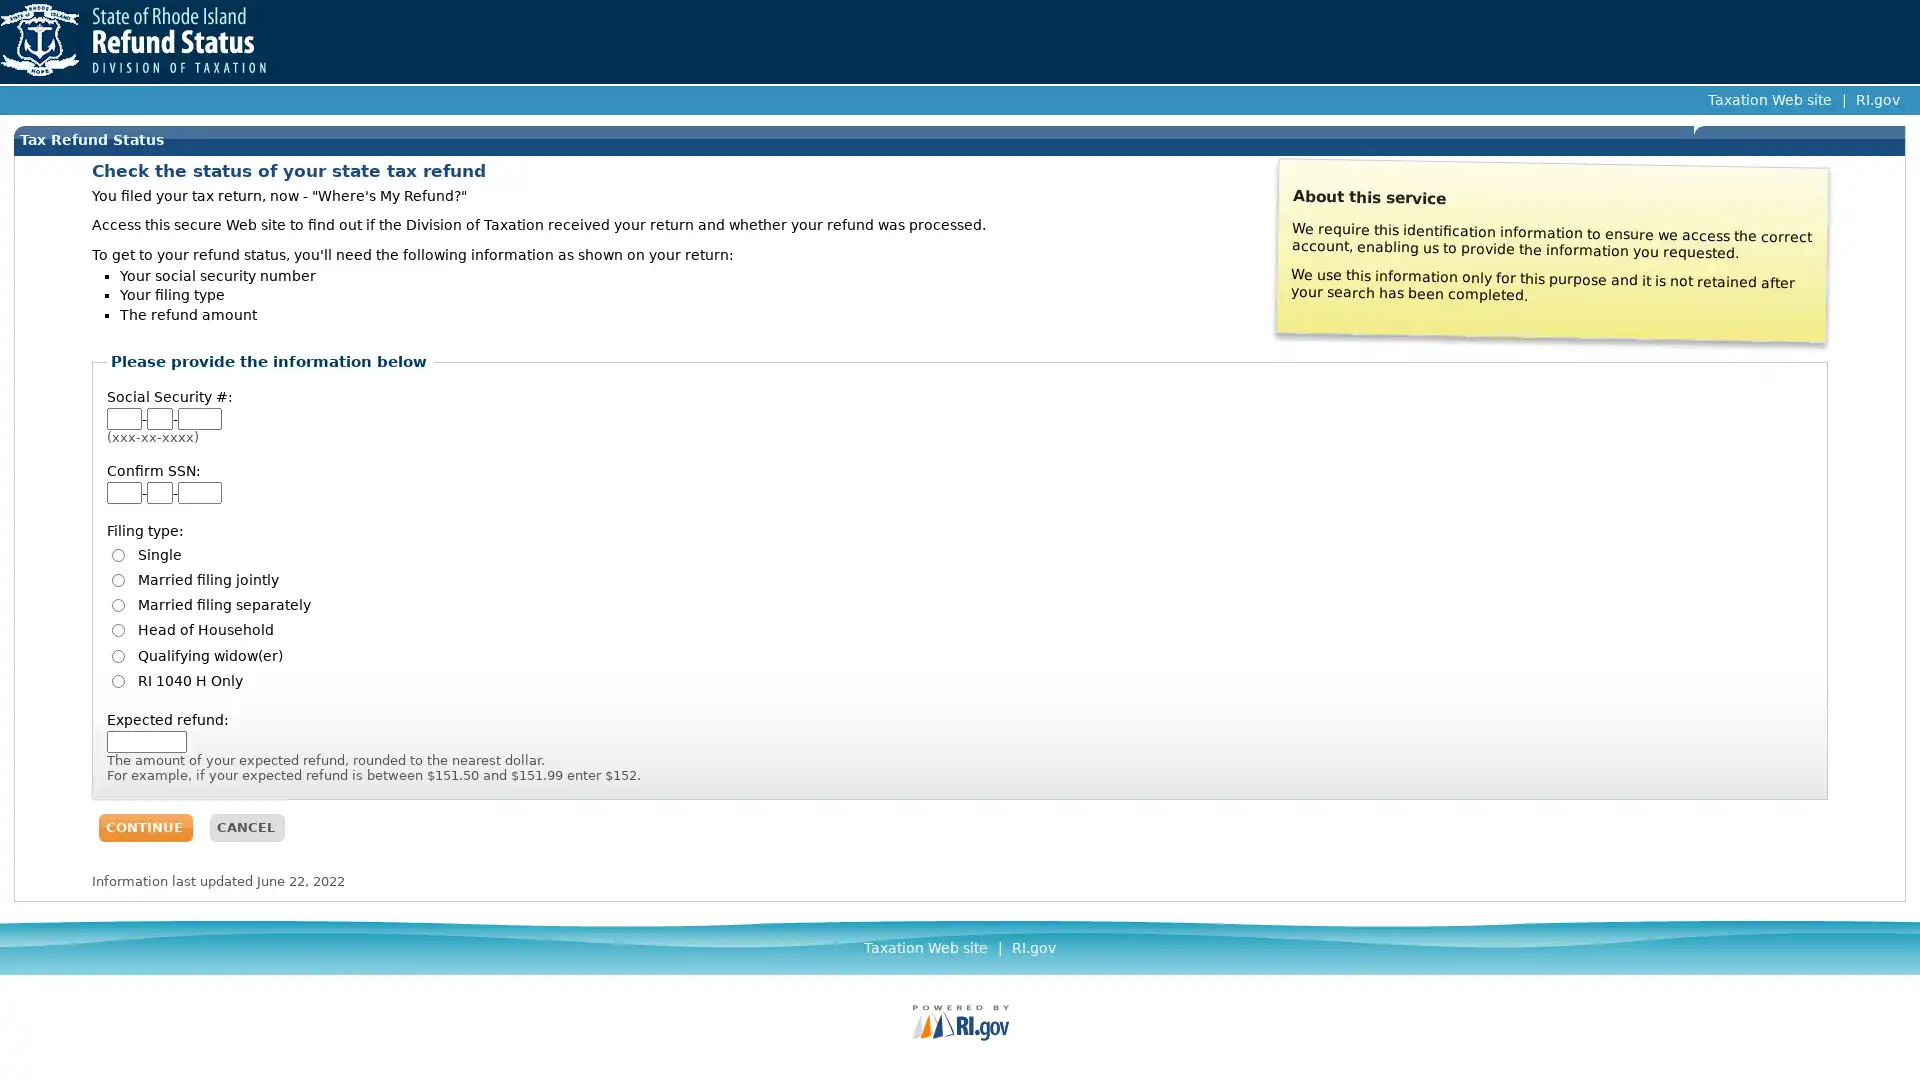 The width and height of the screenshot is (1920, 1080). What do you see at coordinates (144, 827) in the screenshot?
I see `CONTINUE` at bounding box center [144, 827].